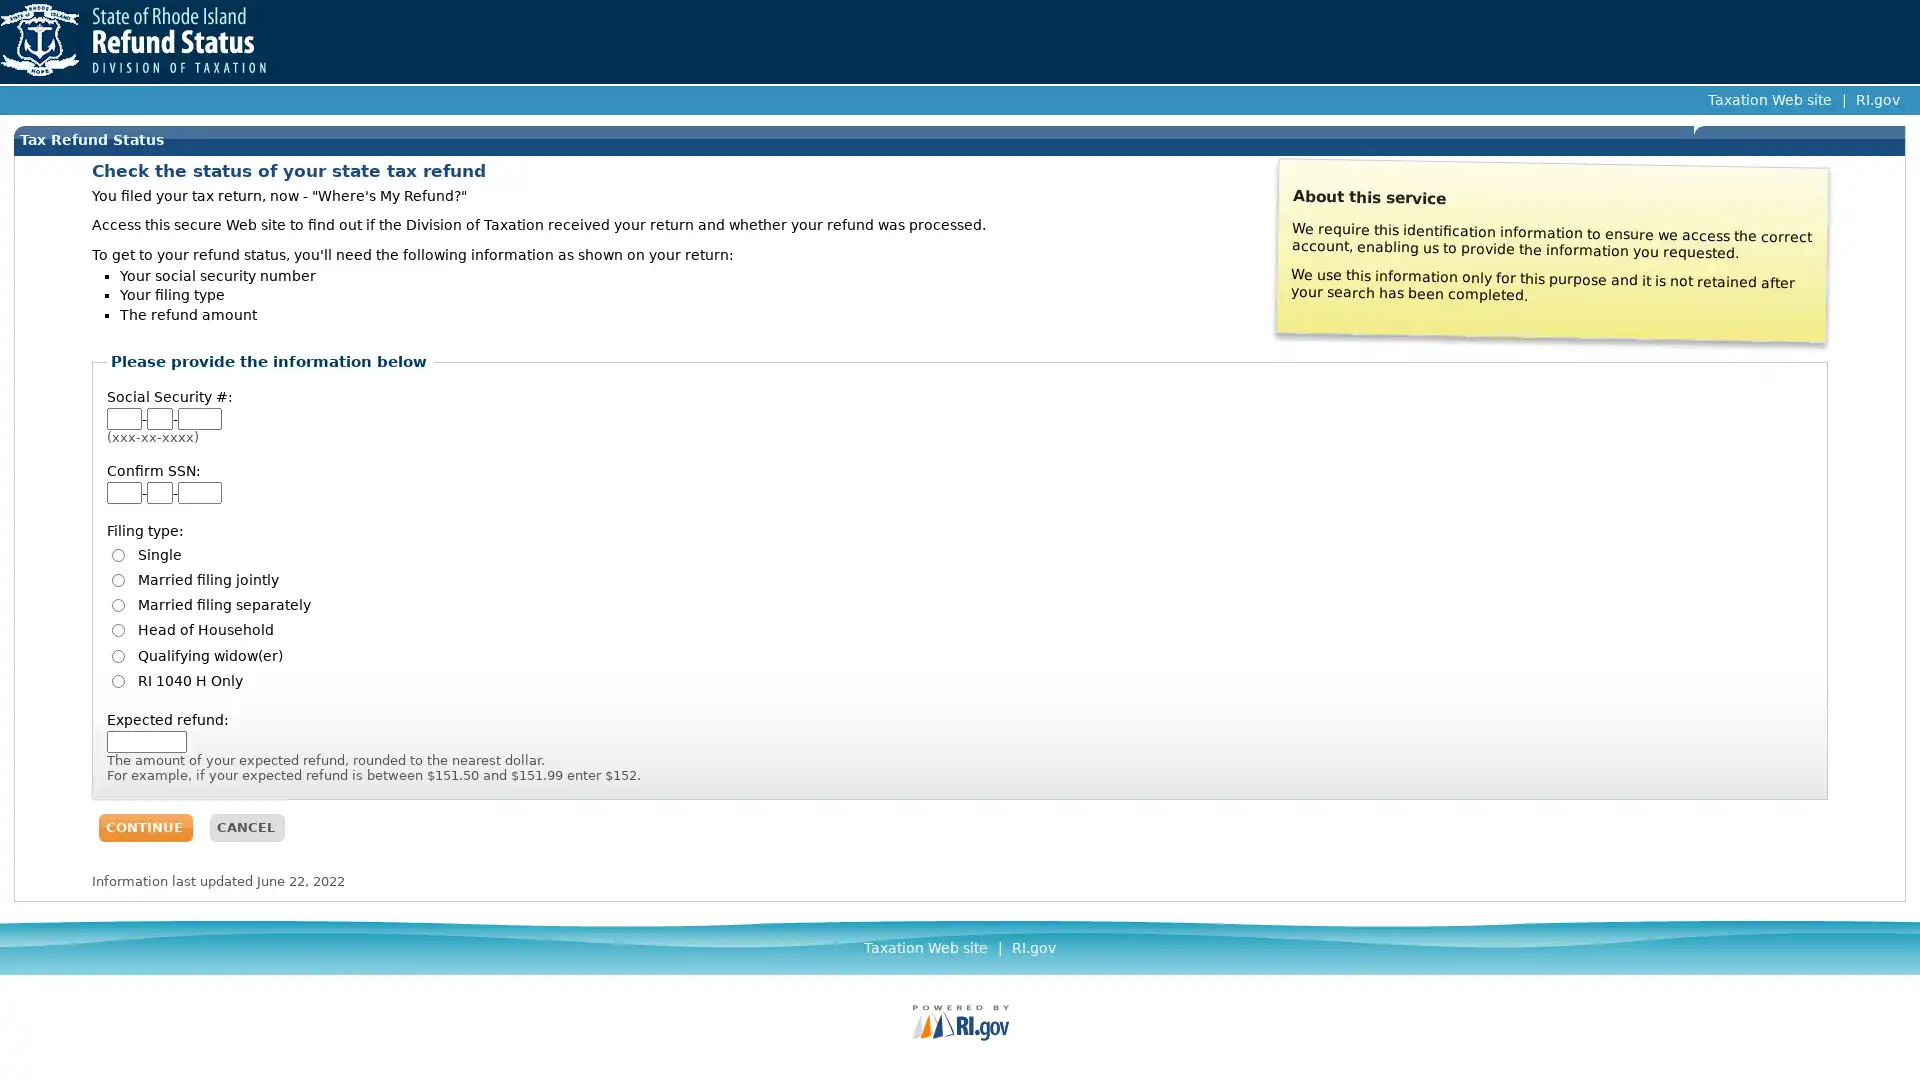 The width and height of the screenshot is (1920, 1080). What do you see at coordinates (144, 827) in the screenshot?
I see `CONTINUE` at bounding box center [144, 827].